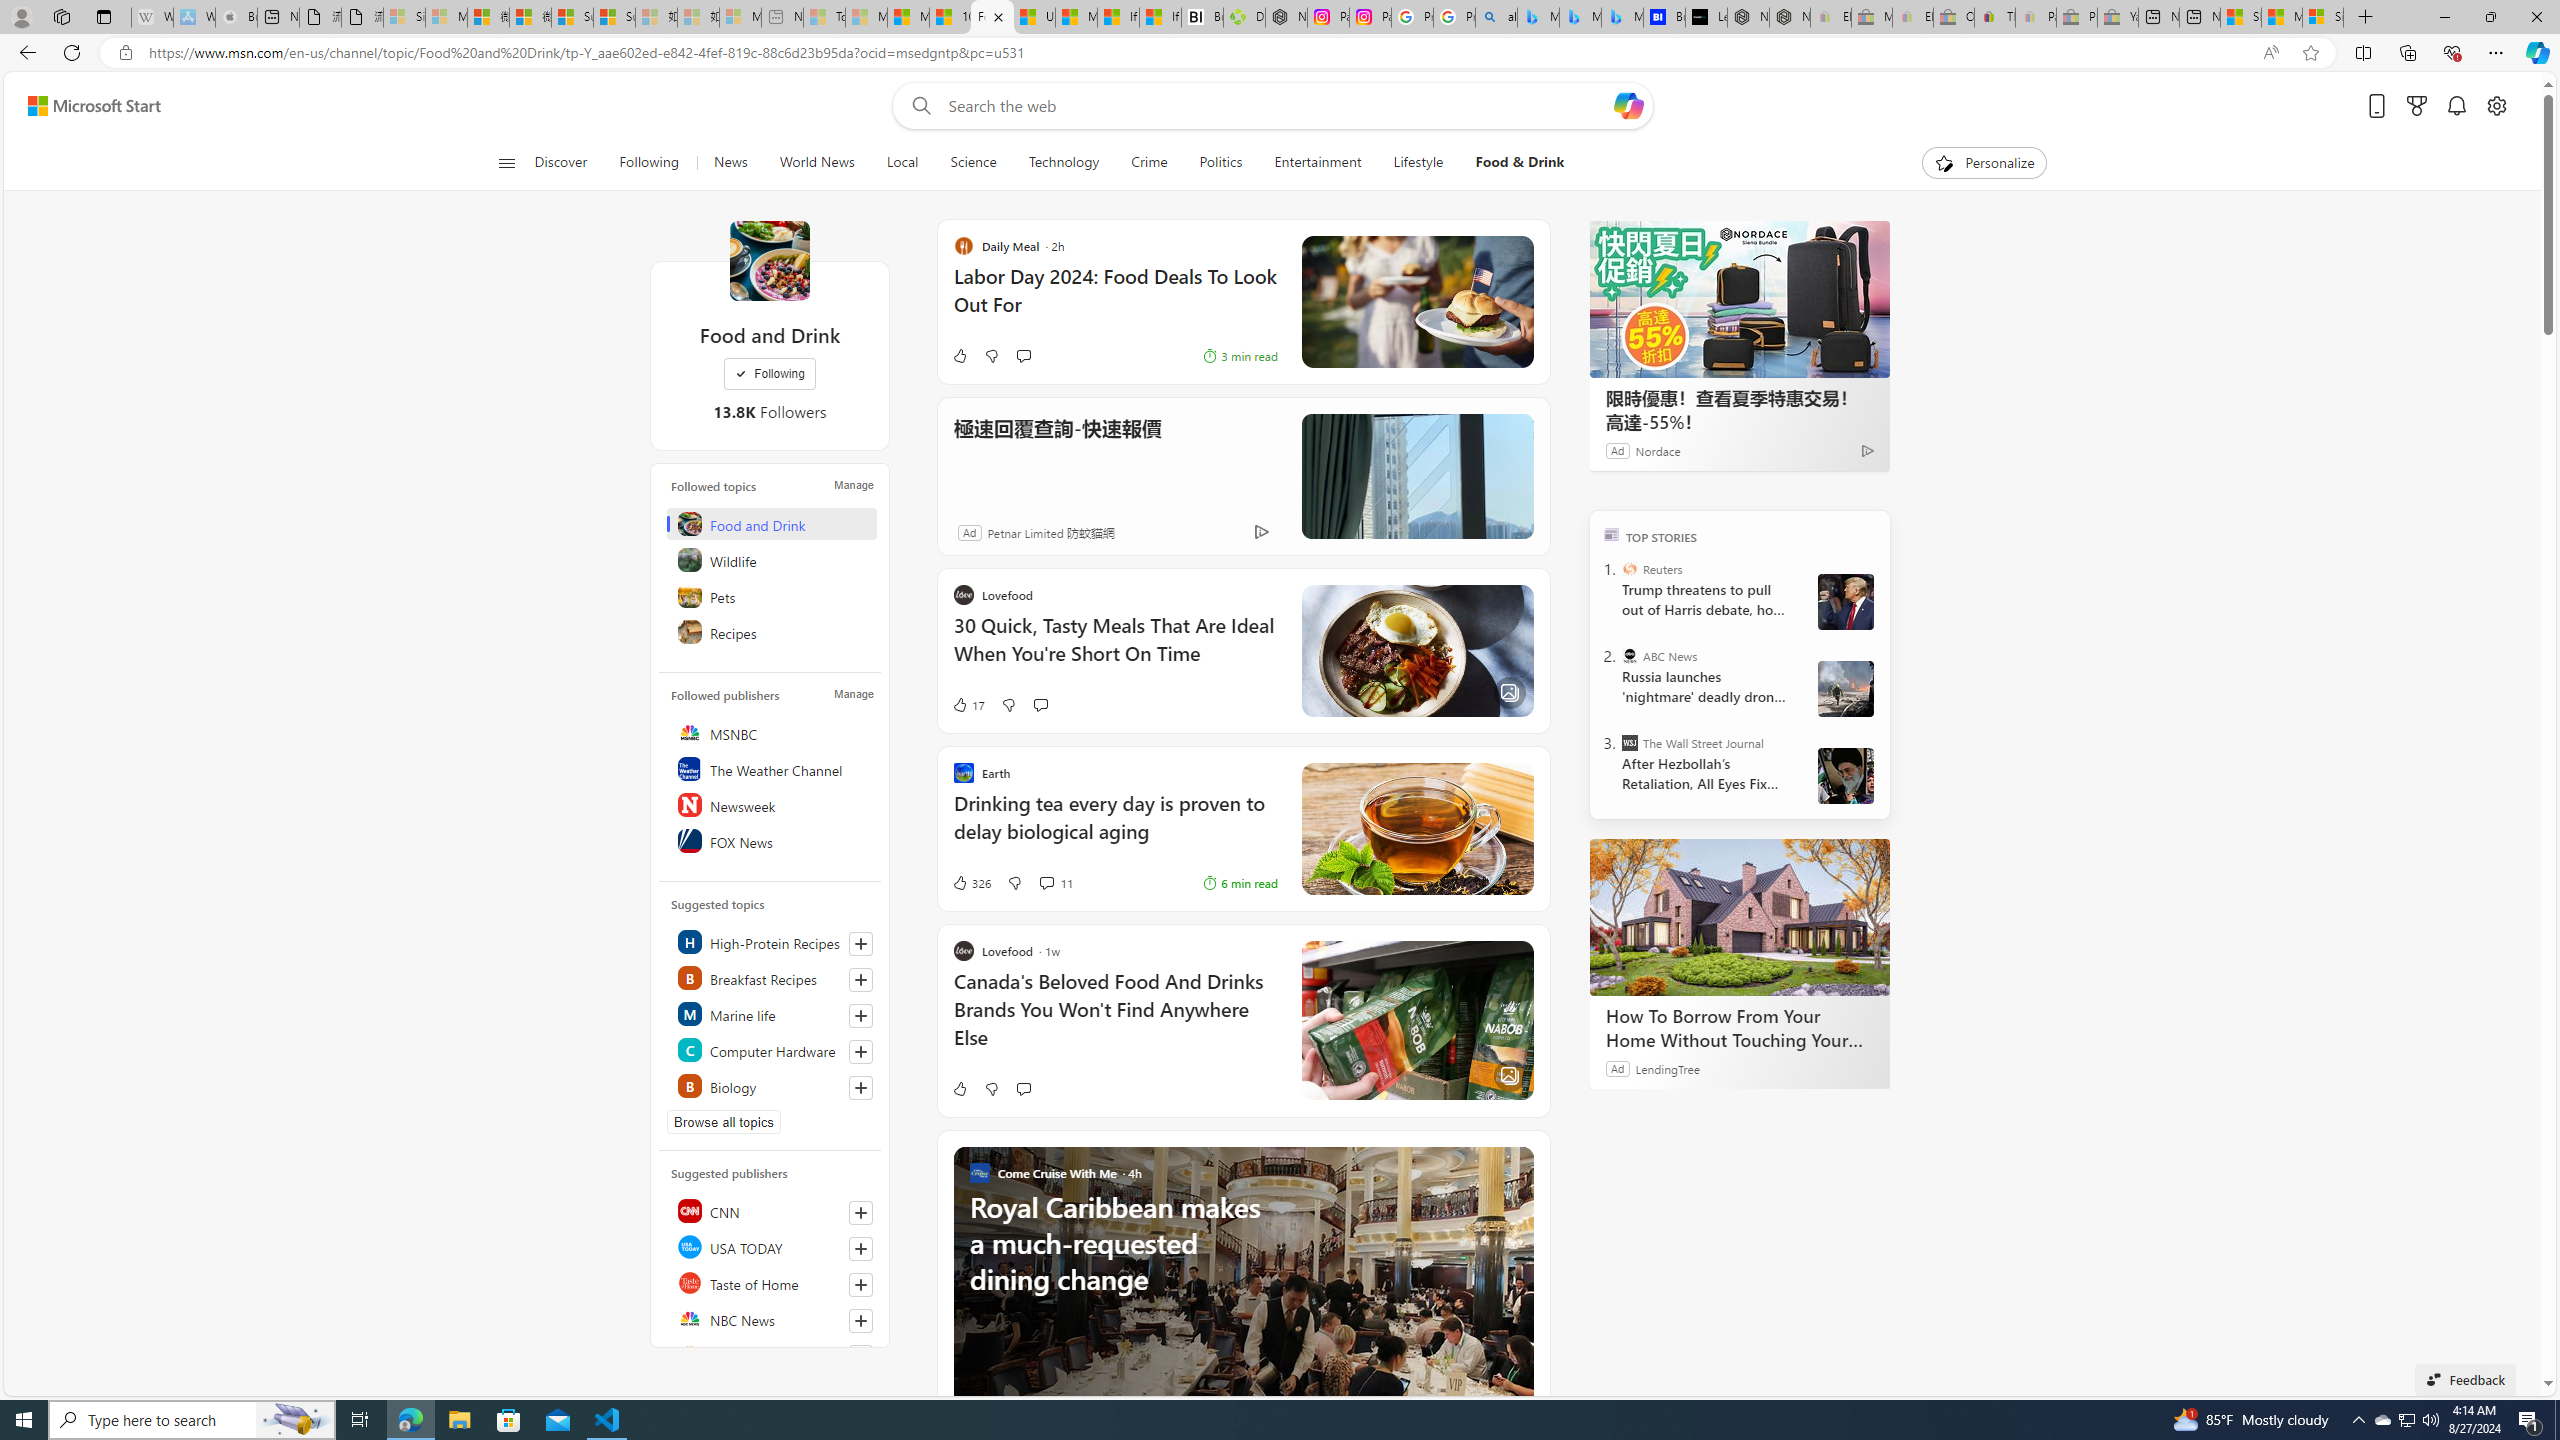  Describe the element at coordinates (2496, 106) in the screenshot. I see `'Open settings'` at that location.